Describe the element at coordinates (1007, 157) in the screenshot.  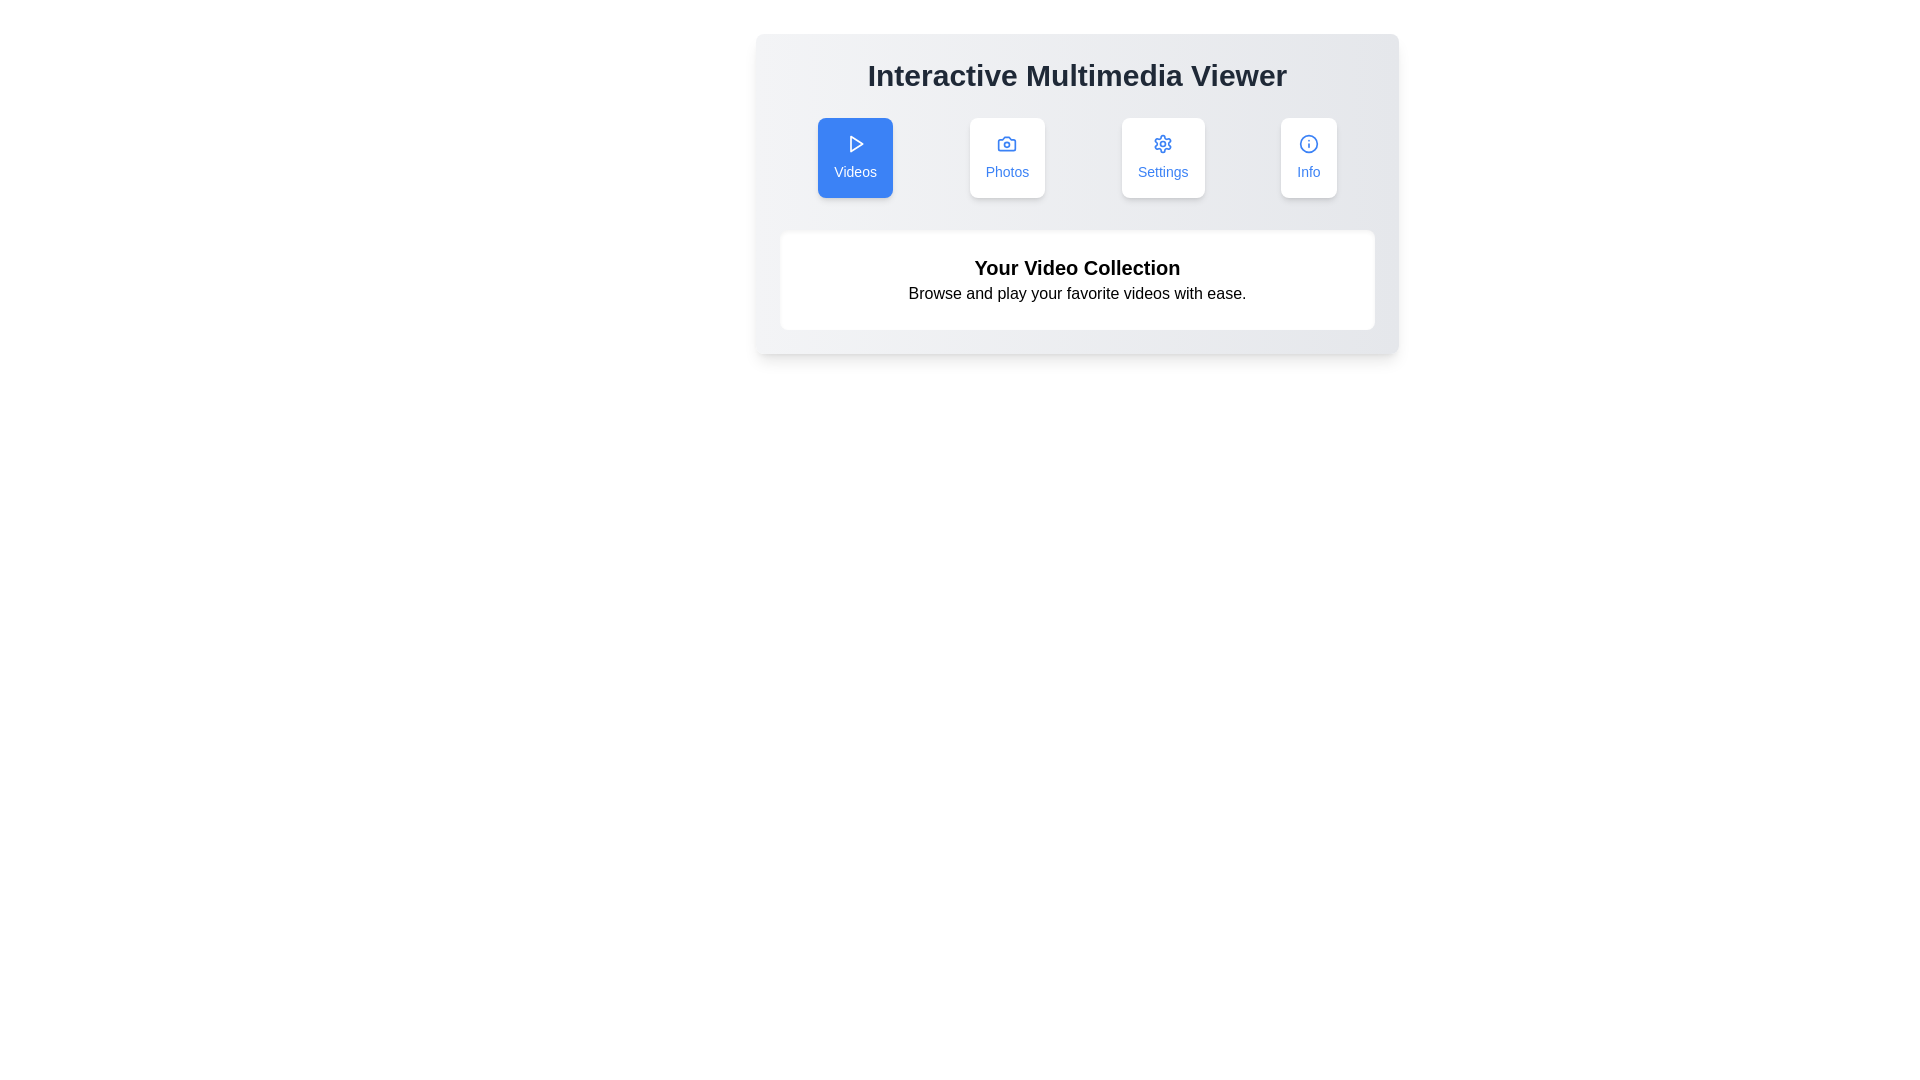
I see `the 'Photos' button, which is the second button from the left in a horizontal arrangement, located between the 'Videos' button and the 'Settings' button` at that location.